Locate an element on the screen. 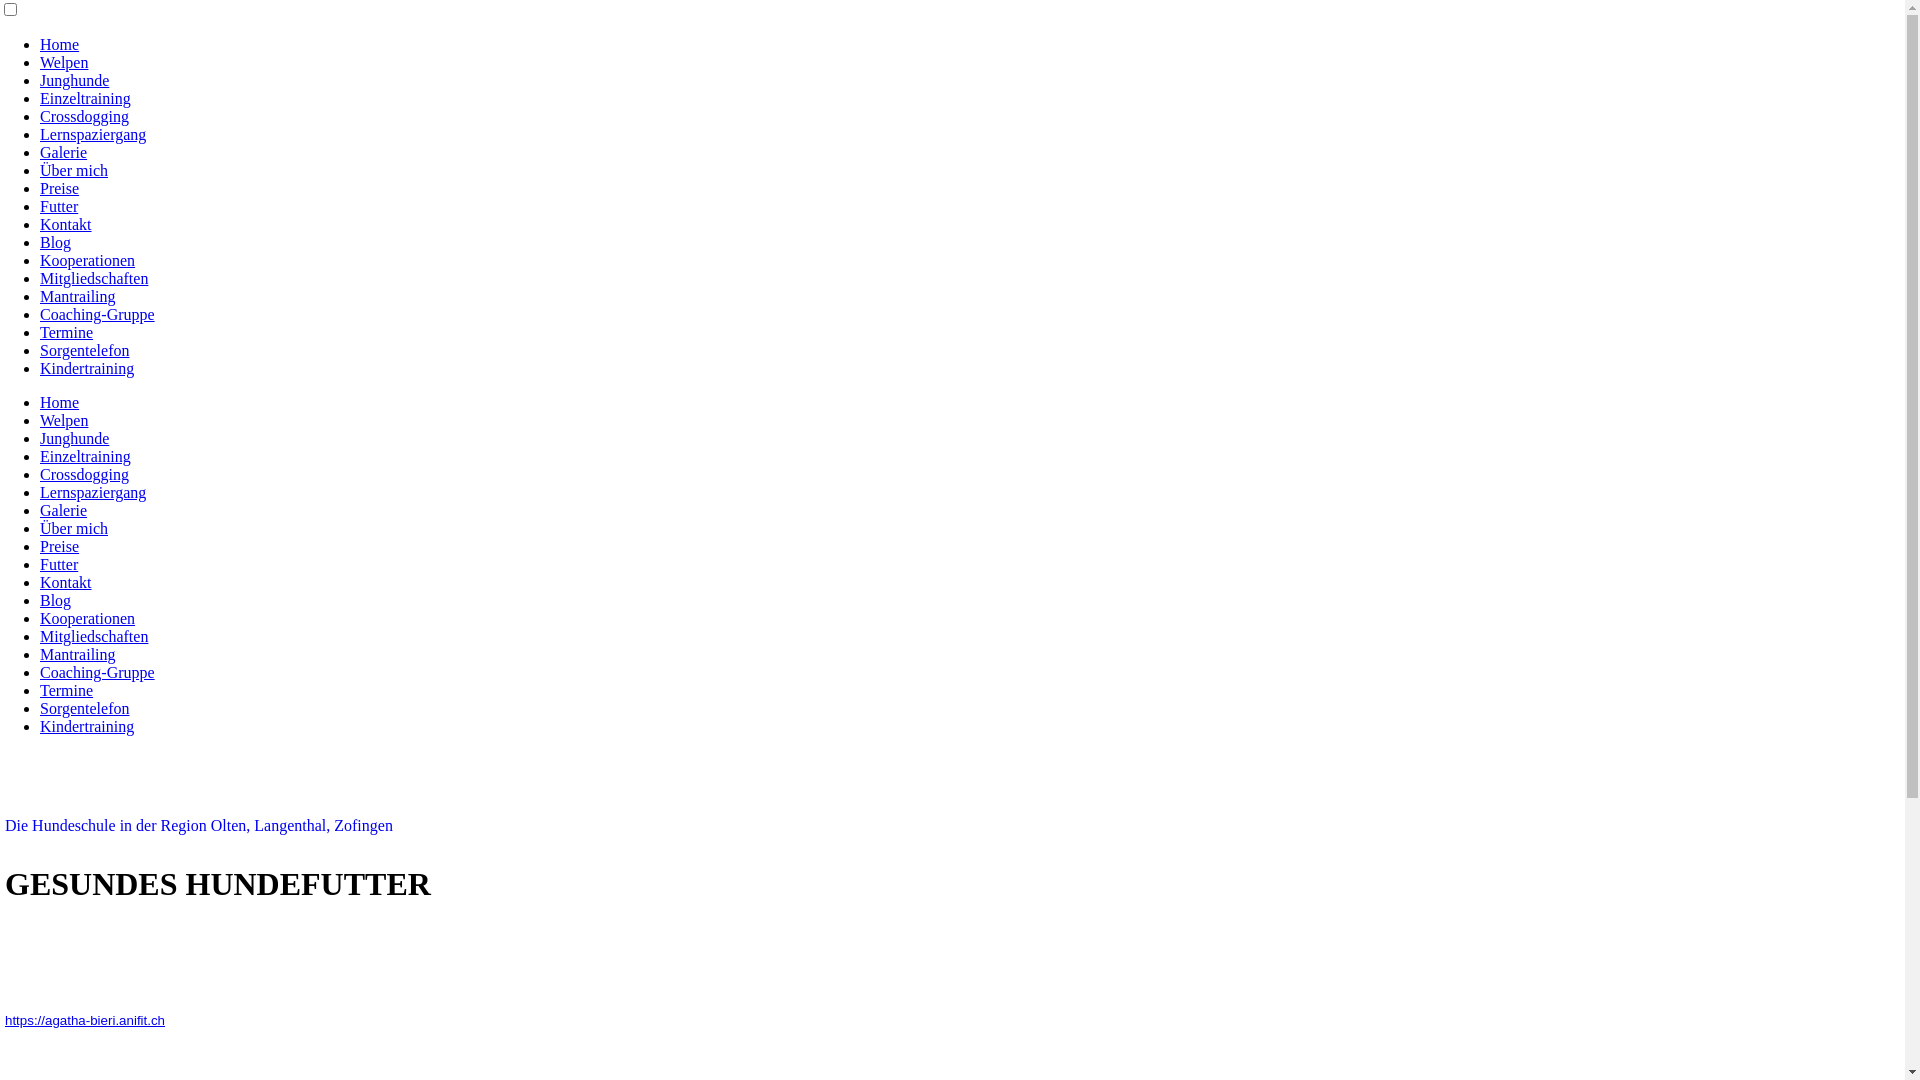 The width and height of the screenshot is (1920, 1080). 'Termine' is located at coordinates (66, 689).